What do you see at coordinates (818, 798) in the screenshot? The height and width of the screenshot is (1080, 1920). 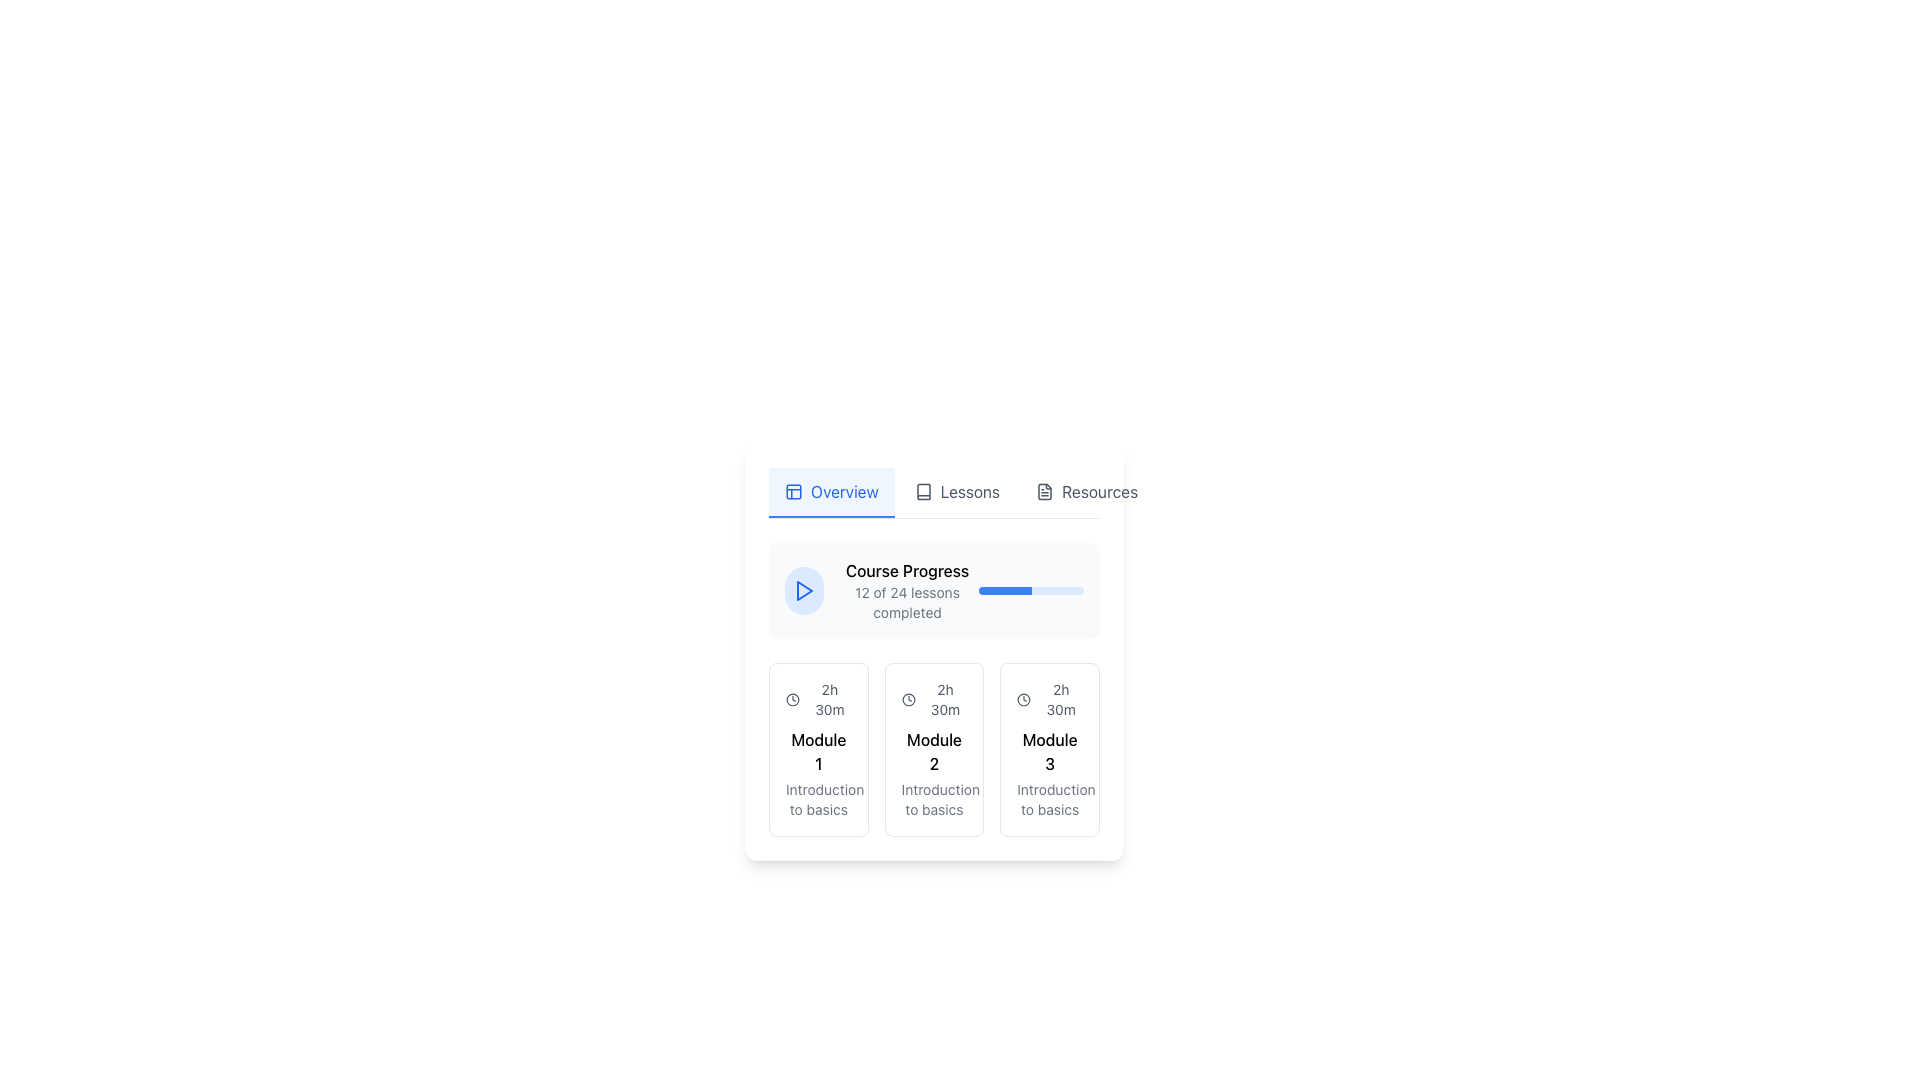 I see `descriptive text label located at the bottom of the 'Module 1' card, which provides context to users browsing the modules` at bounding box center [818, 798].